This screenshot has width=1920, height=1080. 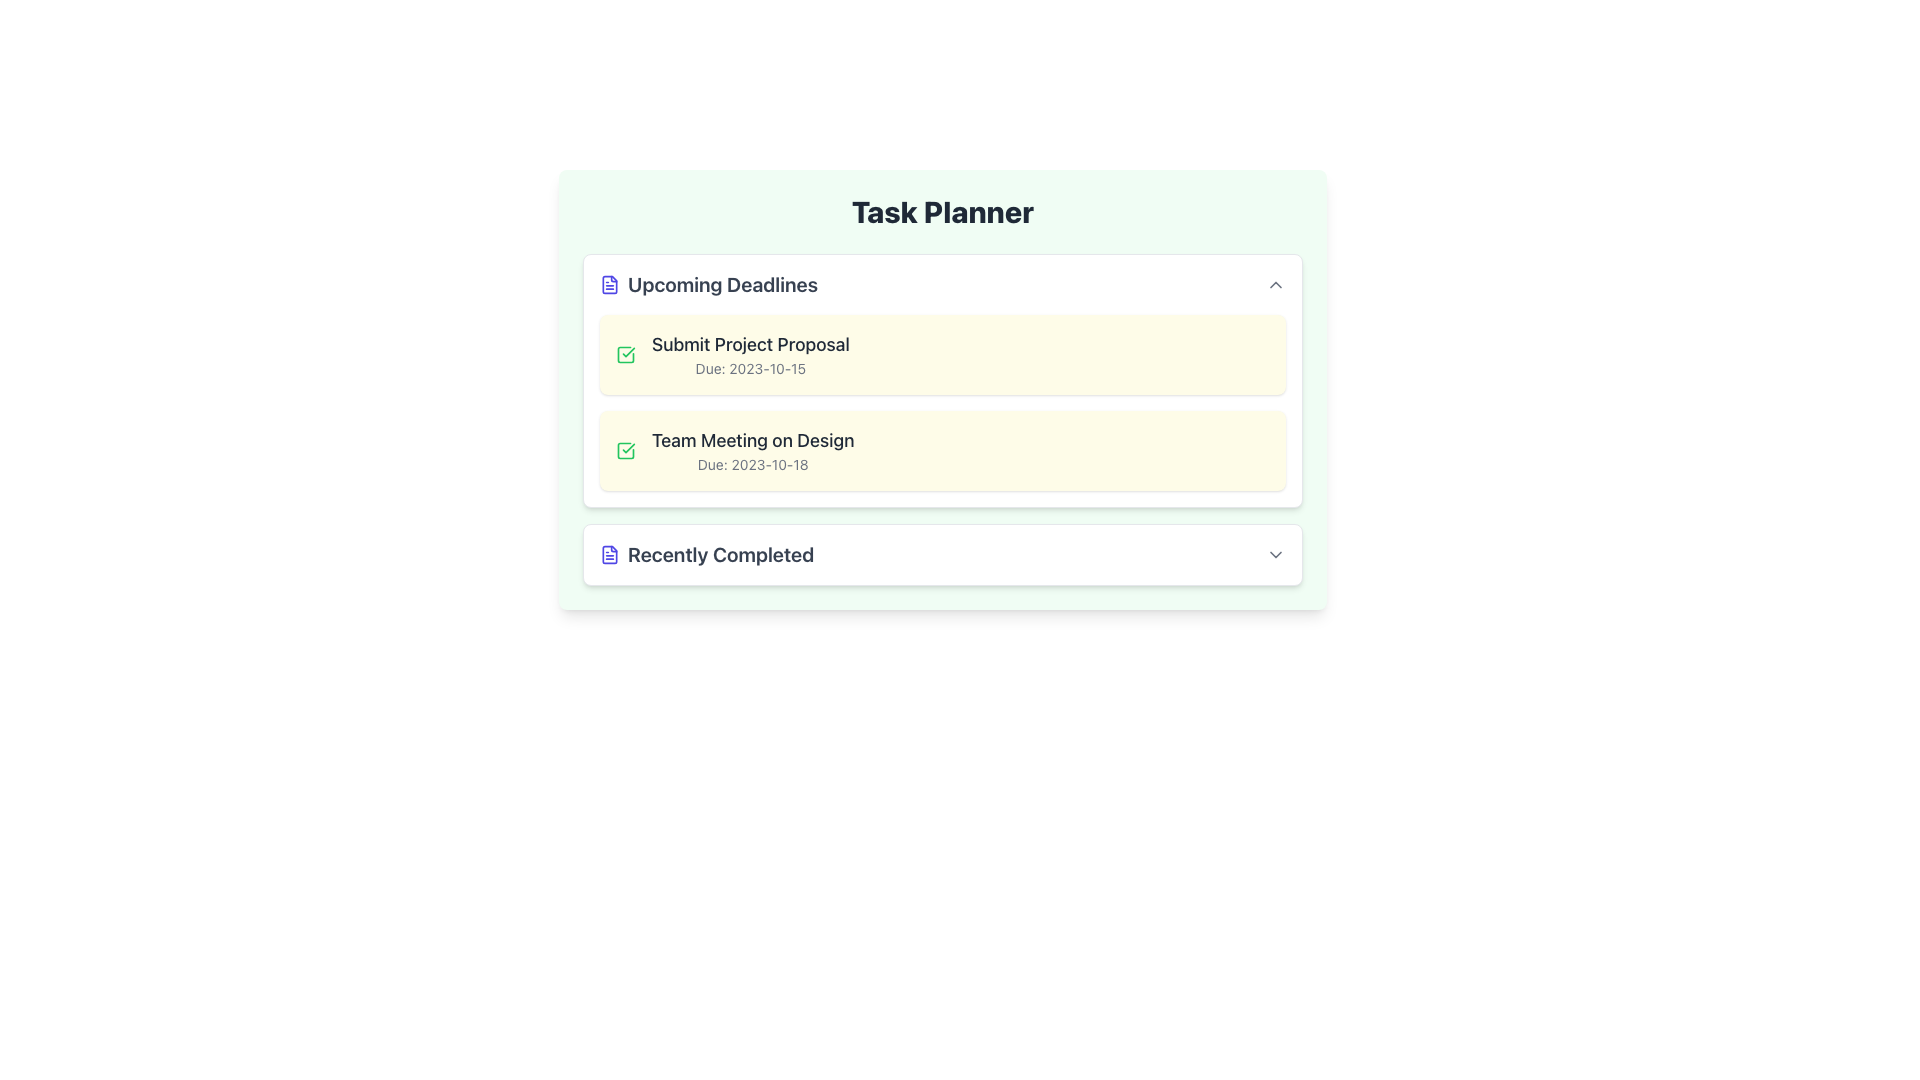 I want to click on text label that reads 'Recently Completed', which is bold and grayish, located below 'Upcoming Deadlines', so click(x=720, y=555).